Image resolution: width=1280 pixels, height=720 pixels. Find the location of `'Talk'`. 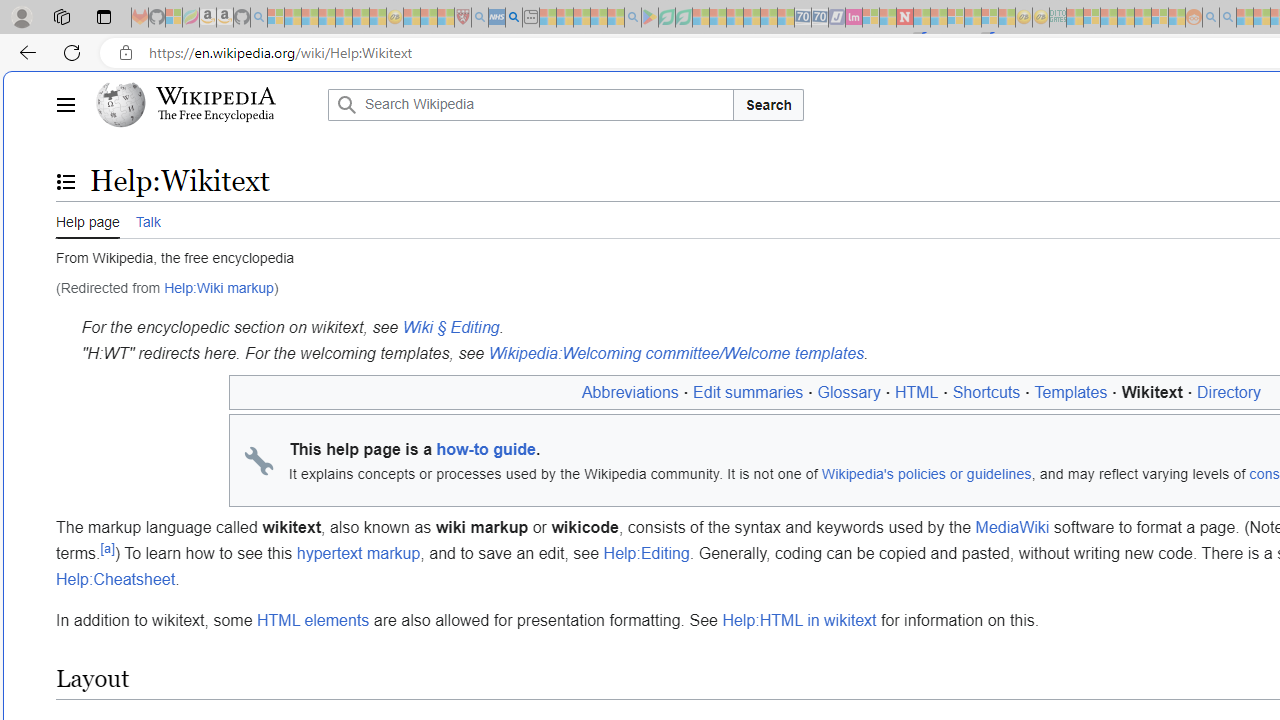

'Talk' is located at coordinates (146, 219).